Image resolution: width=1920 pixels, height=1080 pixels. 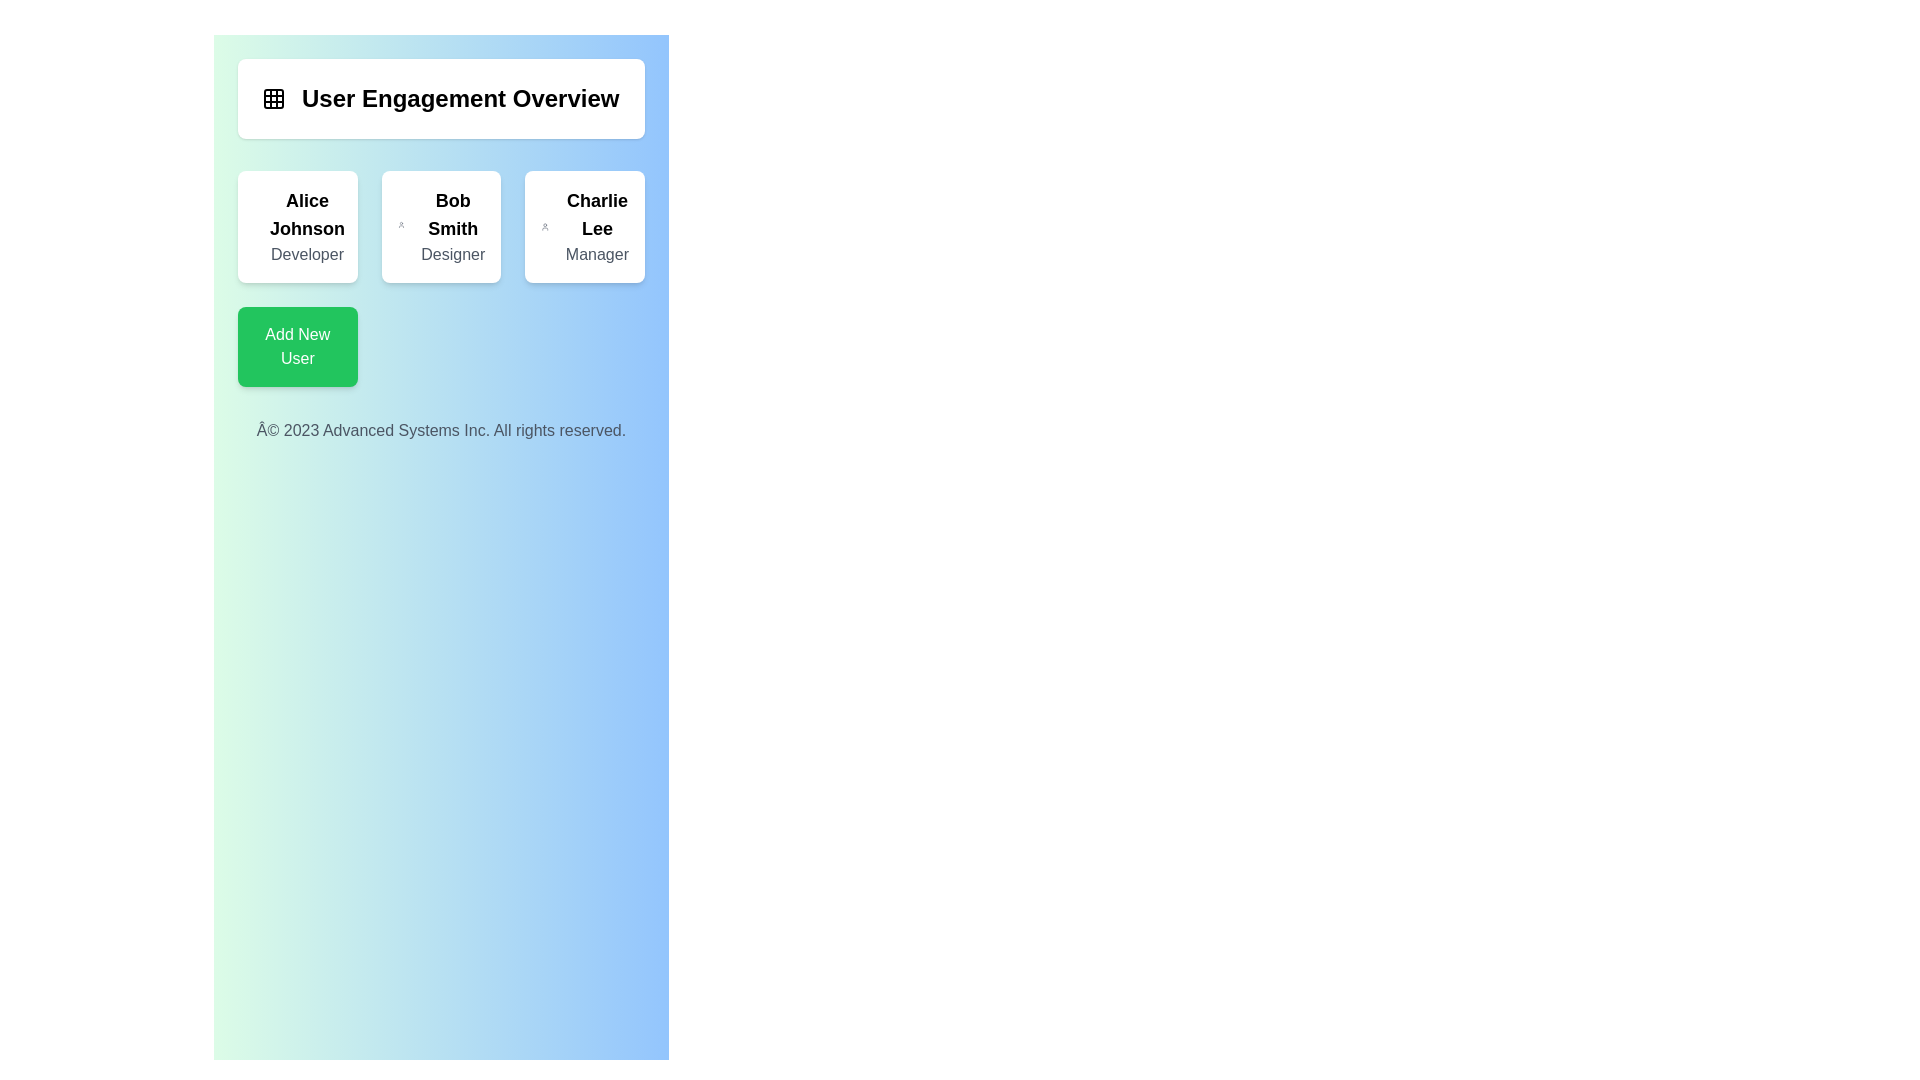 What do you see at coordinates (596, 226) in the screenshot?
I see `the text label displaying the name 'Charlie Lee' and the title 'Manager', which is part of a user profile card located in the third position from the left in a row of profile cards` at bounding box center [596, 226].